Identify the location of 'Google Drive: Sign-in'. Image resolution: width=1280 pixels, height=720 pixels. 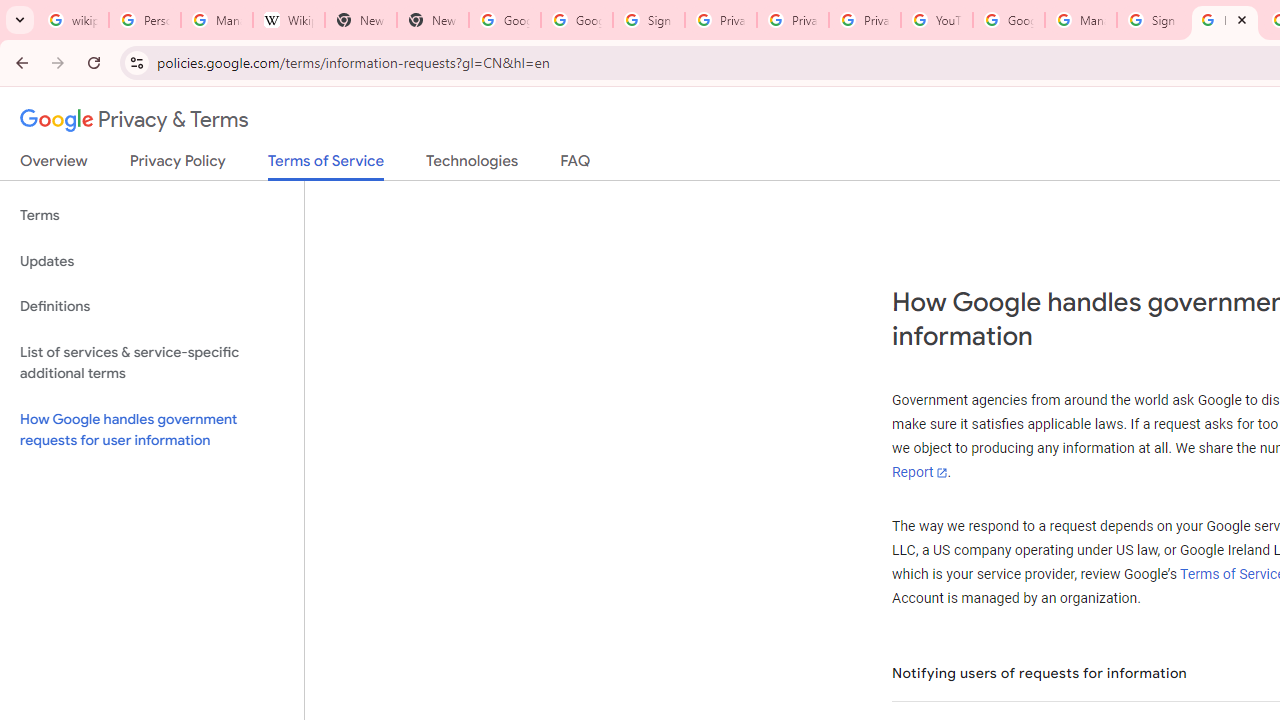
(576, 20).